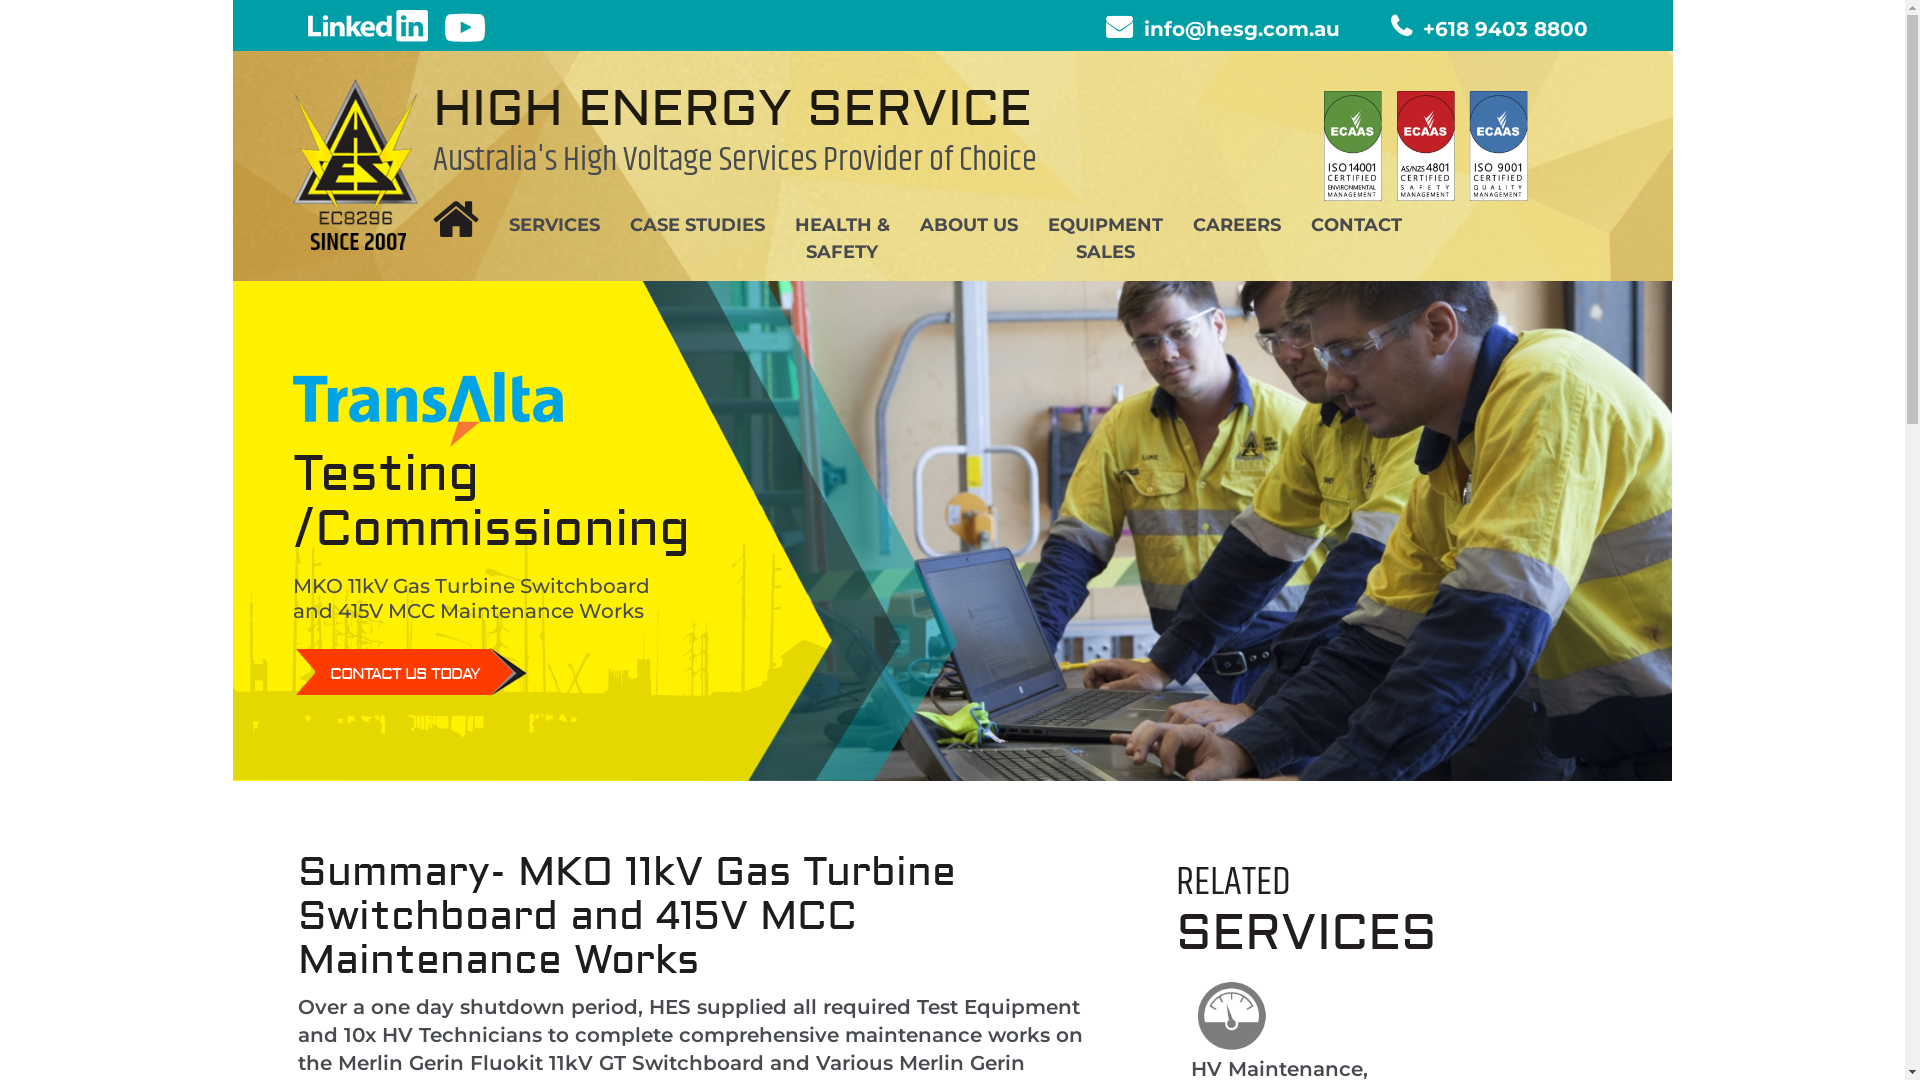 The image size is (1920, 1080). I want to click on 'SERVICES', so click(553, 225).